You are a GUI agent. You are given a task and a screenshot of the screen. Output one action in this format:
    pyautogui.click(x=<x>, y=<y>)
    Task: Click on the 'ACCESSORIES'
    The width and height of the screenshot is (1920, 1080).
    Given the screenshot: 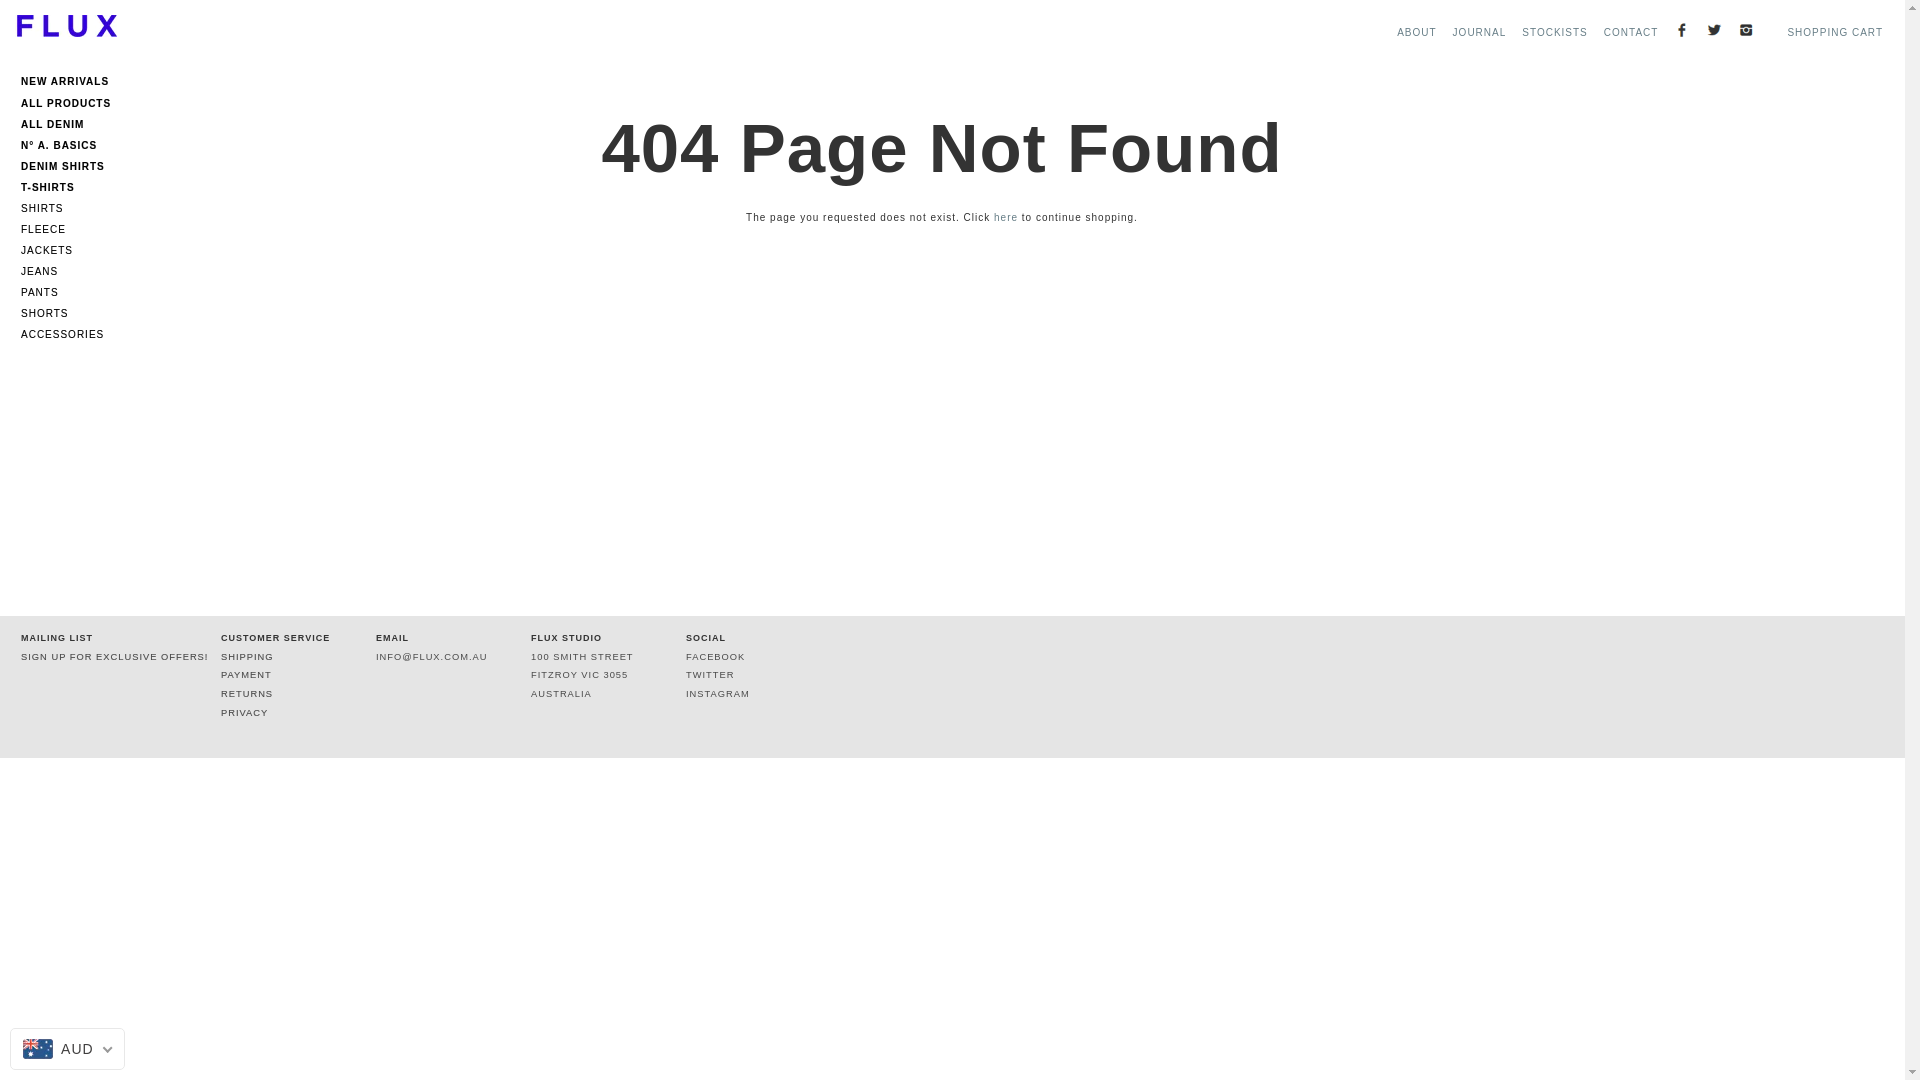 What is the action you would take?
    pyautogui.click(x=20, y=333)
    